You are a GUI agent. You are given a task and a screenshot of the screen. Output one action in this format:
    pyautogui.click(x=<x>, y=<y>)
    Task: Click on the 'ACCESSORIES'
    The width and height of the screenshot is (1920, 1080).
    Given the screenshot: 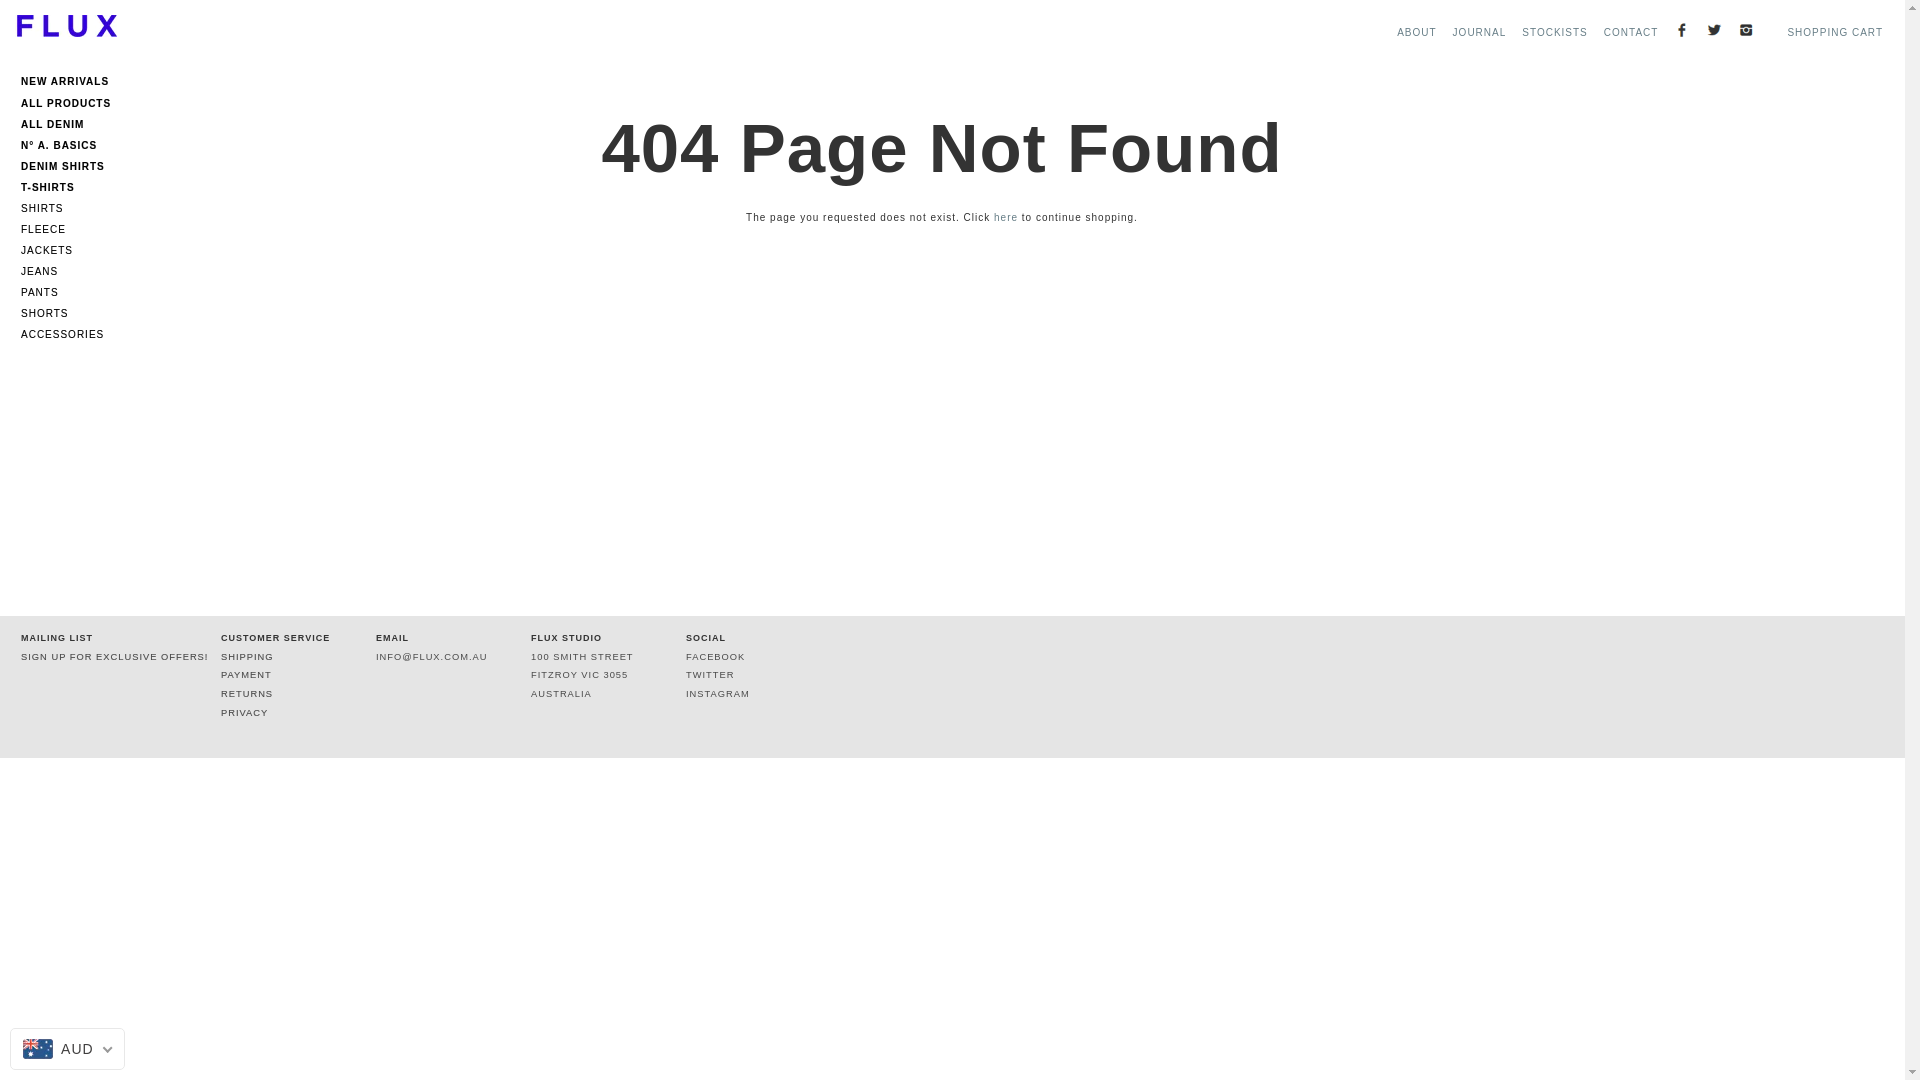 What is the action you would take?
    pyautogui.click(x=20, y=333)
    